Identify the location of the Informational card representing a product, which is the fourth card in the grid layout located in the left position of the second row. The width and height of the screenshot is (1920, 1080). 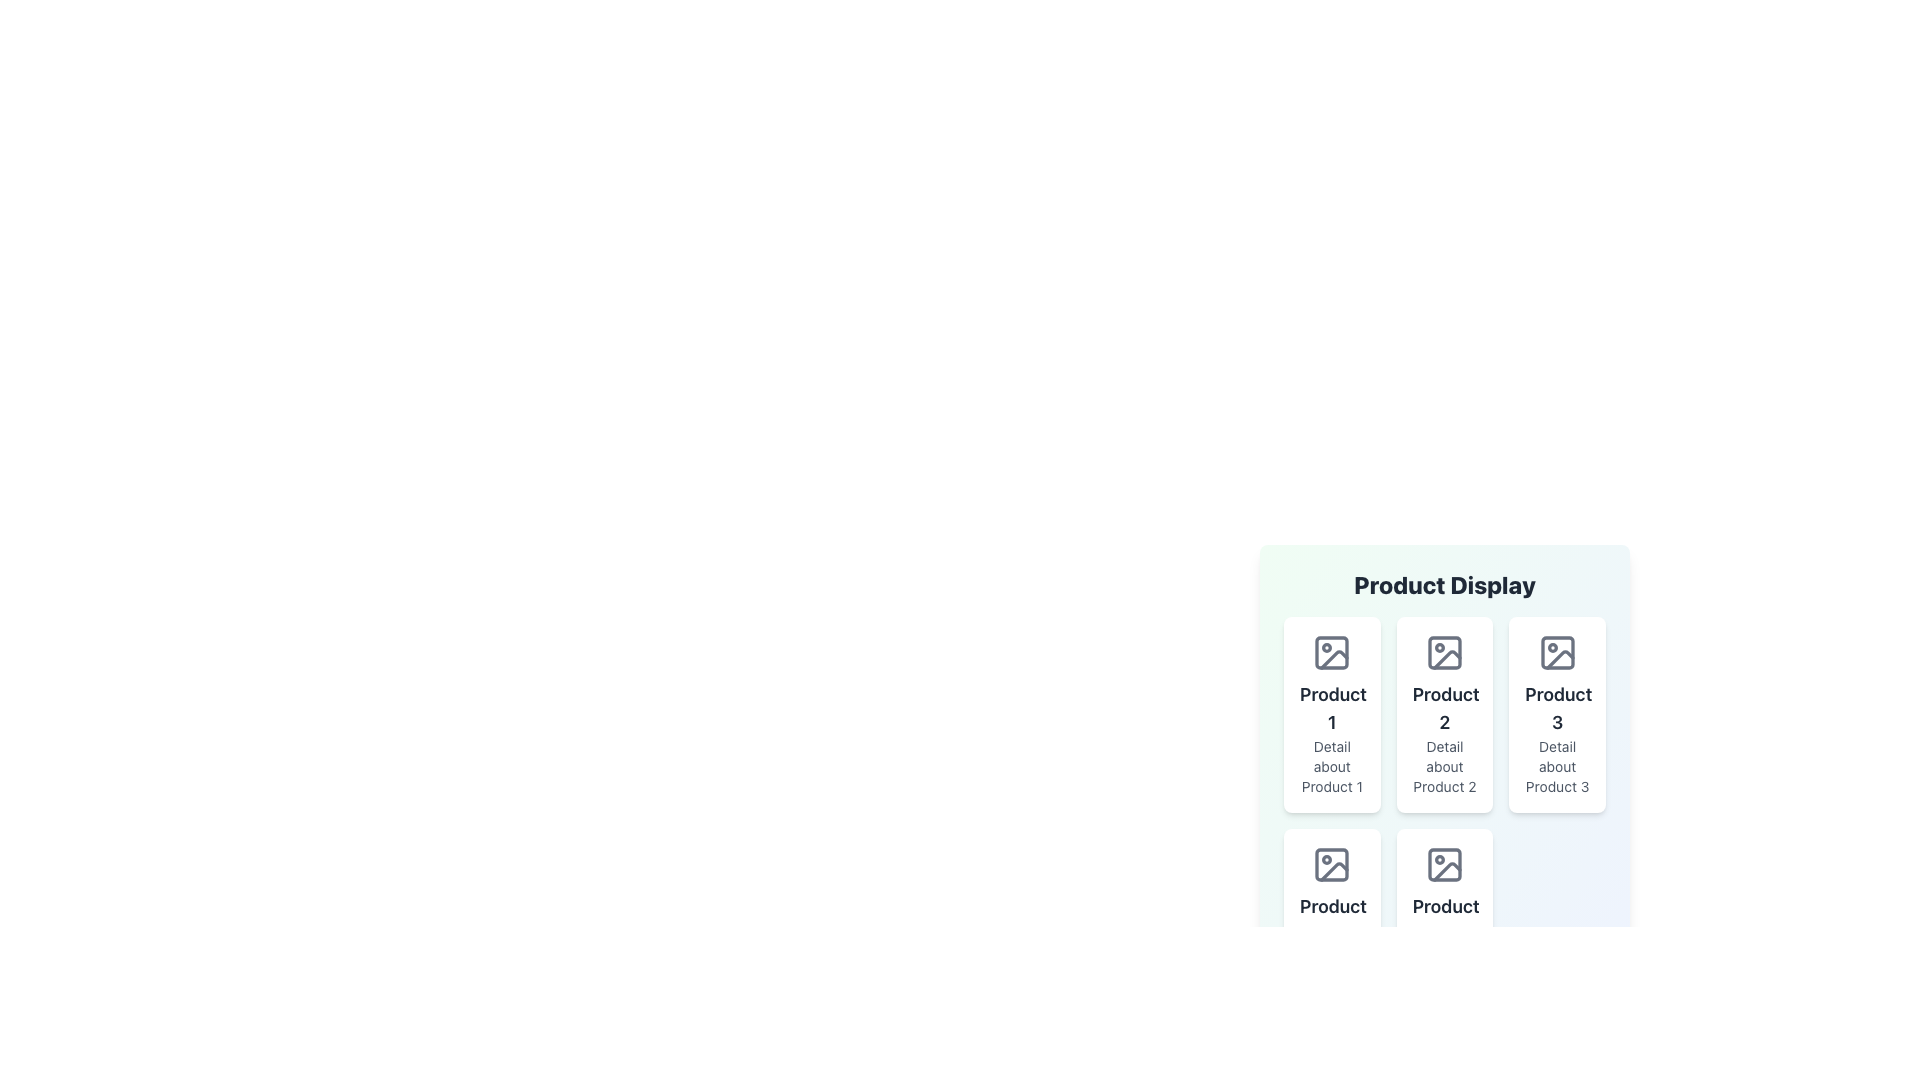
(1332, 926).